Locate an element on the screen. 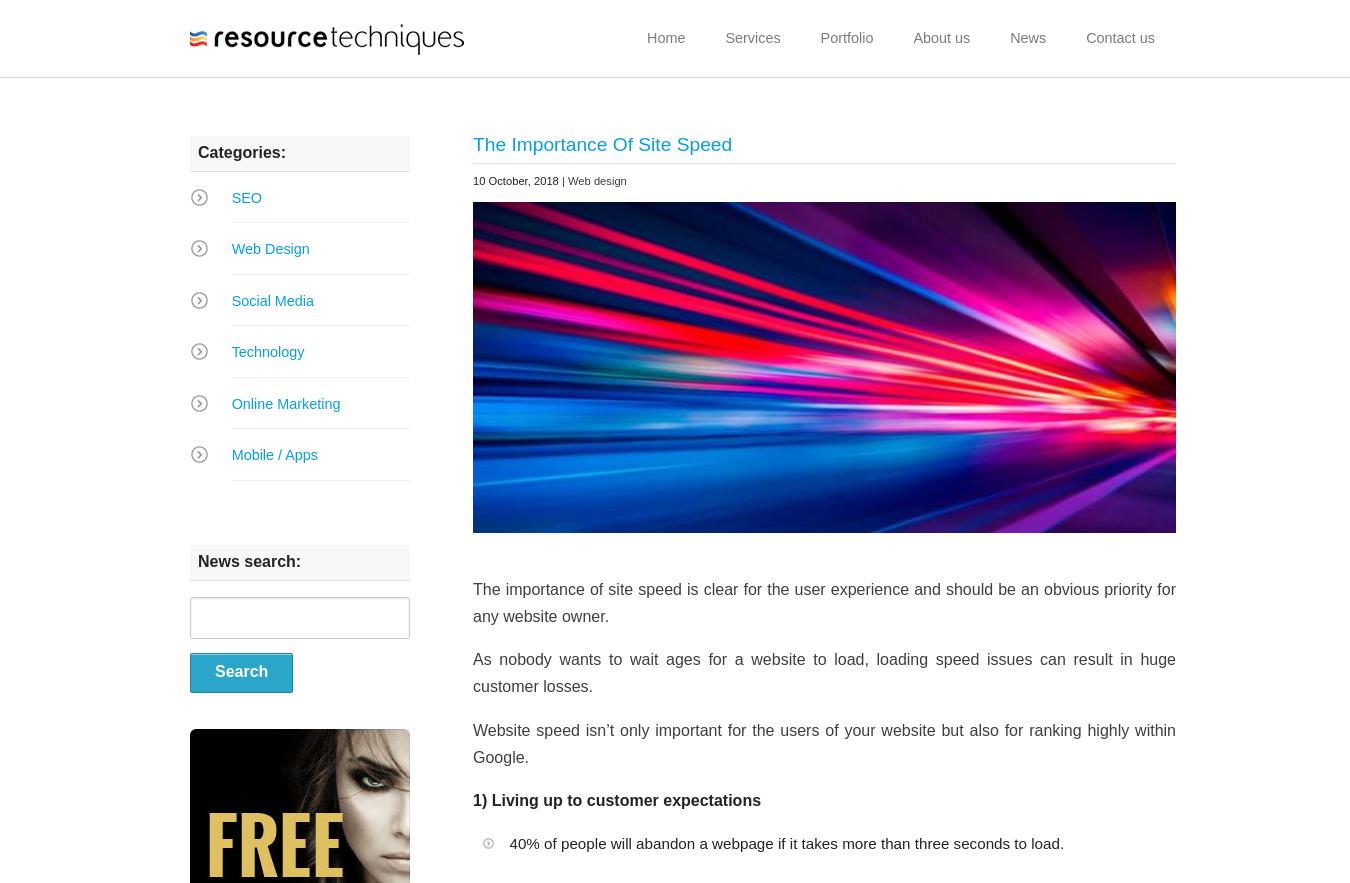  '40% of people will abandon a webpage if it takes more than three seconds to load.' is located at coordinates (785, 843).